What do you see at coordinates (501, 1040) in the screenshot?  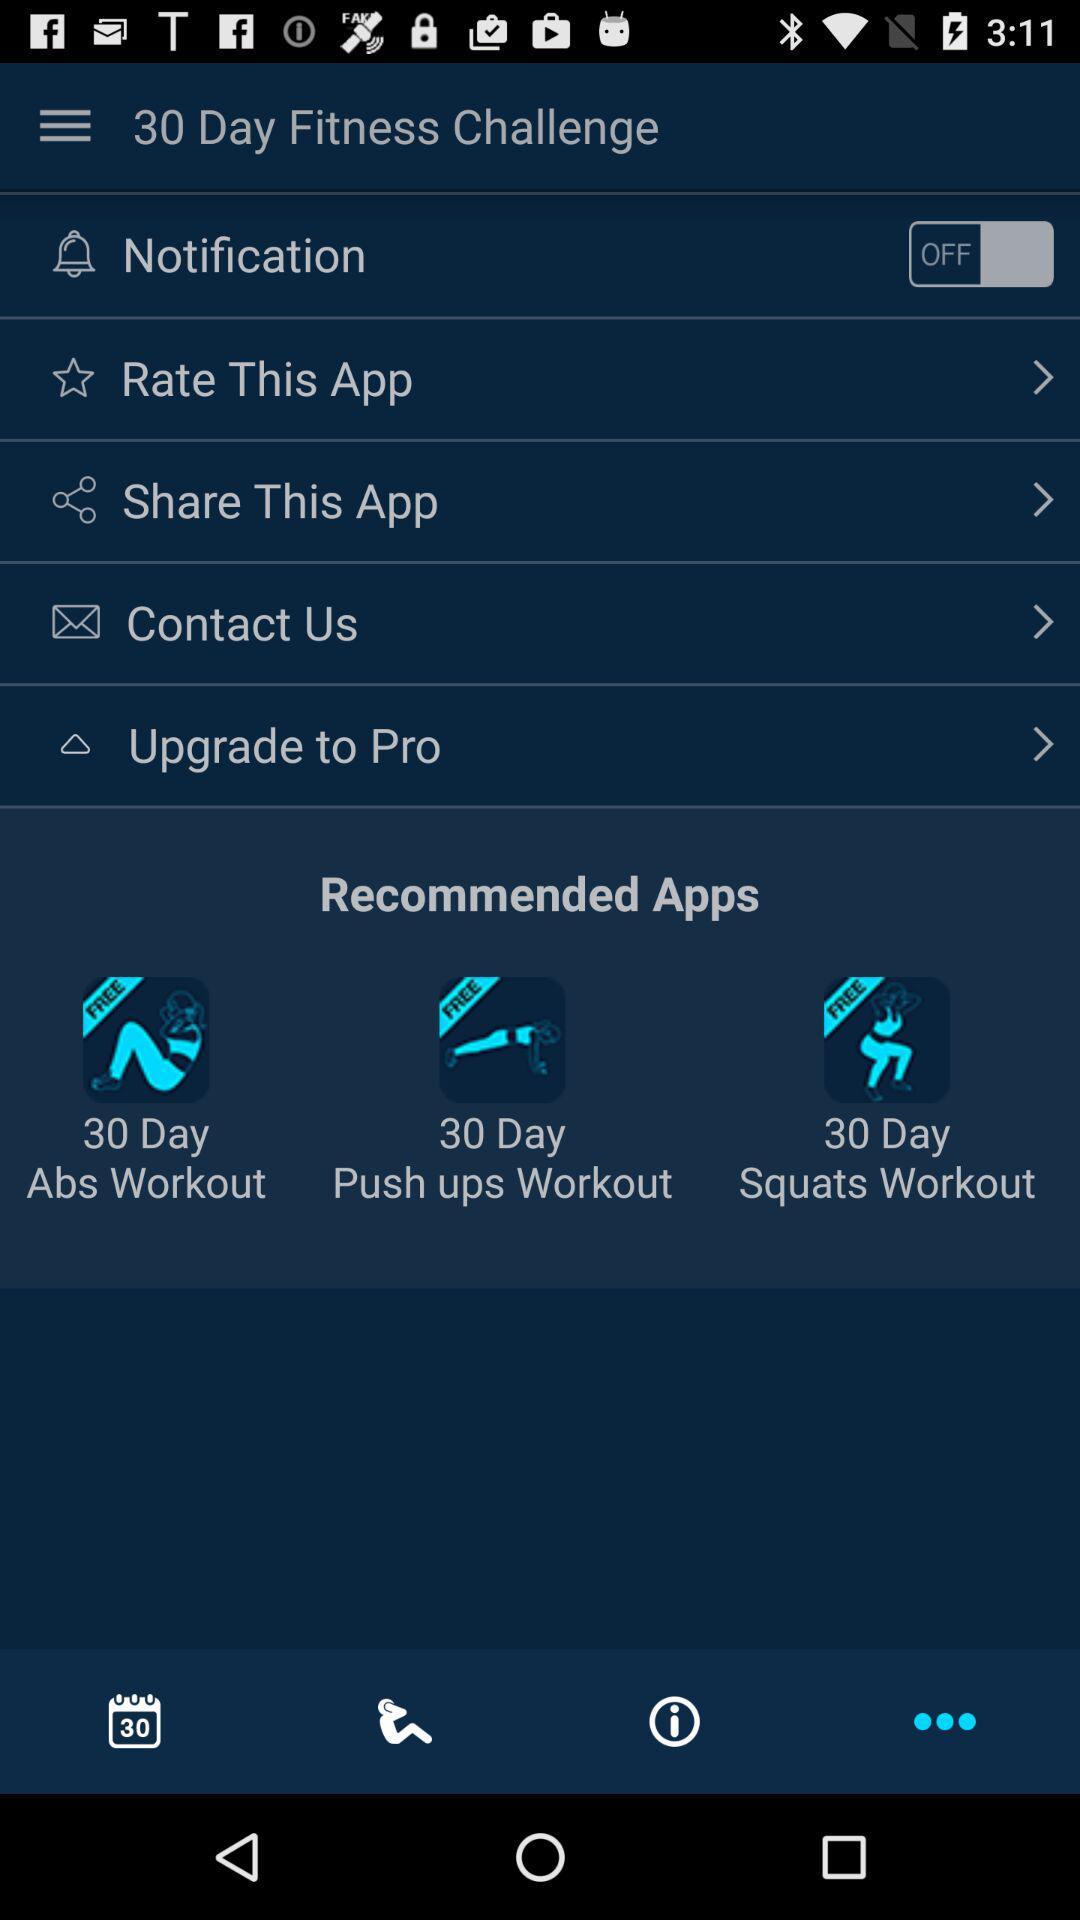 I see `the second option in recommended apps` at bounding box center [501, 1040].